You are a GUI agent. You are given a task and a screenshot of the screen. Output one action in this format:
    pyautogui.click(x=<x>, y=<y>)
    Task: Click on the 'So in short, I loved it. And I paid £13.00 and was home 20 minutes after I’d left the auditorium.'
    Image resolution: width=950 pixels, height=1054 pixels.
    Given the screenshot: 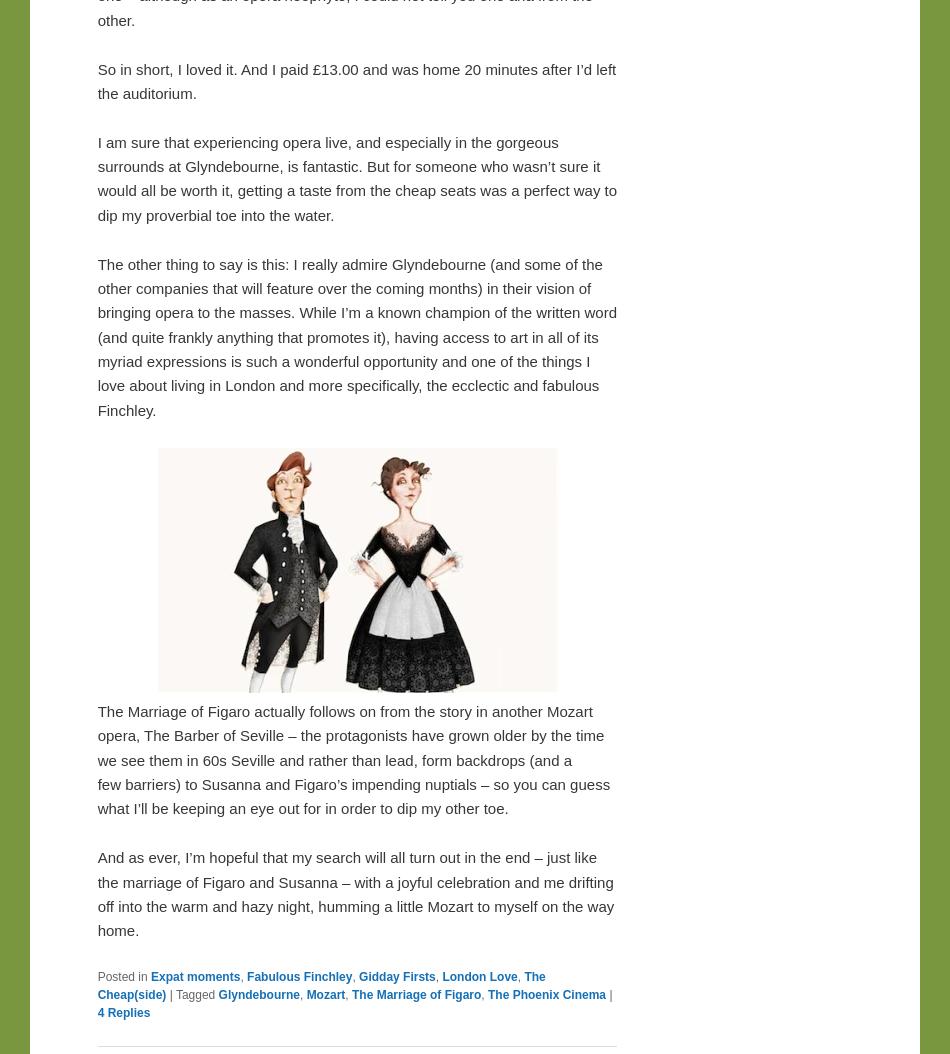 What is the action you would take?
    pyautogui.click(x=355, y=79)
    